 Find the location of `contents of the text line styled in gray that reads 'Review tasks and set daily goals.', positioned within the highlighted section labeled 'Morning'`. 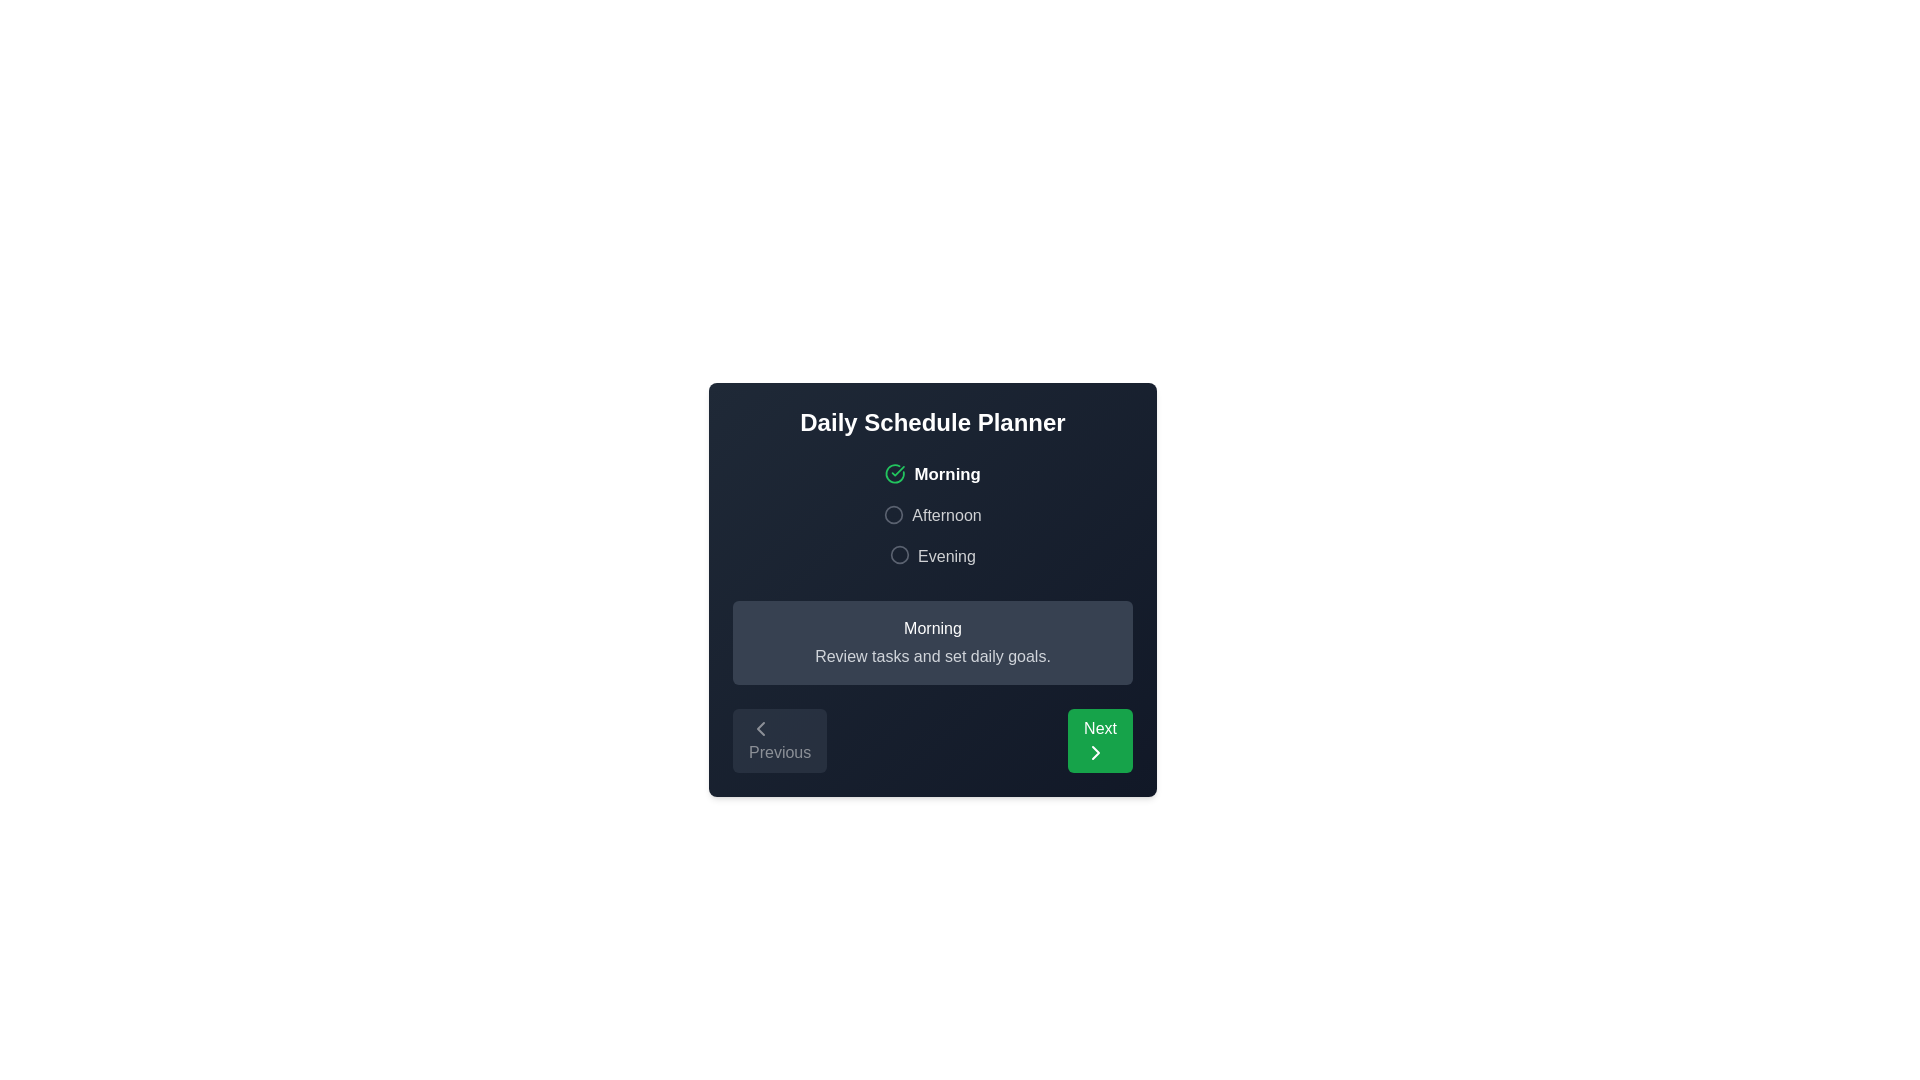

contents of the text line styled in gray that reads 'Review tasks and set daily goals.', positioned within the highlighted section labeled 'Morning' is located at coordinates (931, 656).